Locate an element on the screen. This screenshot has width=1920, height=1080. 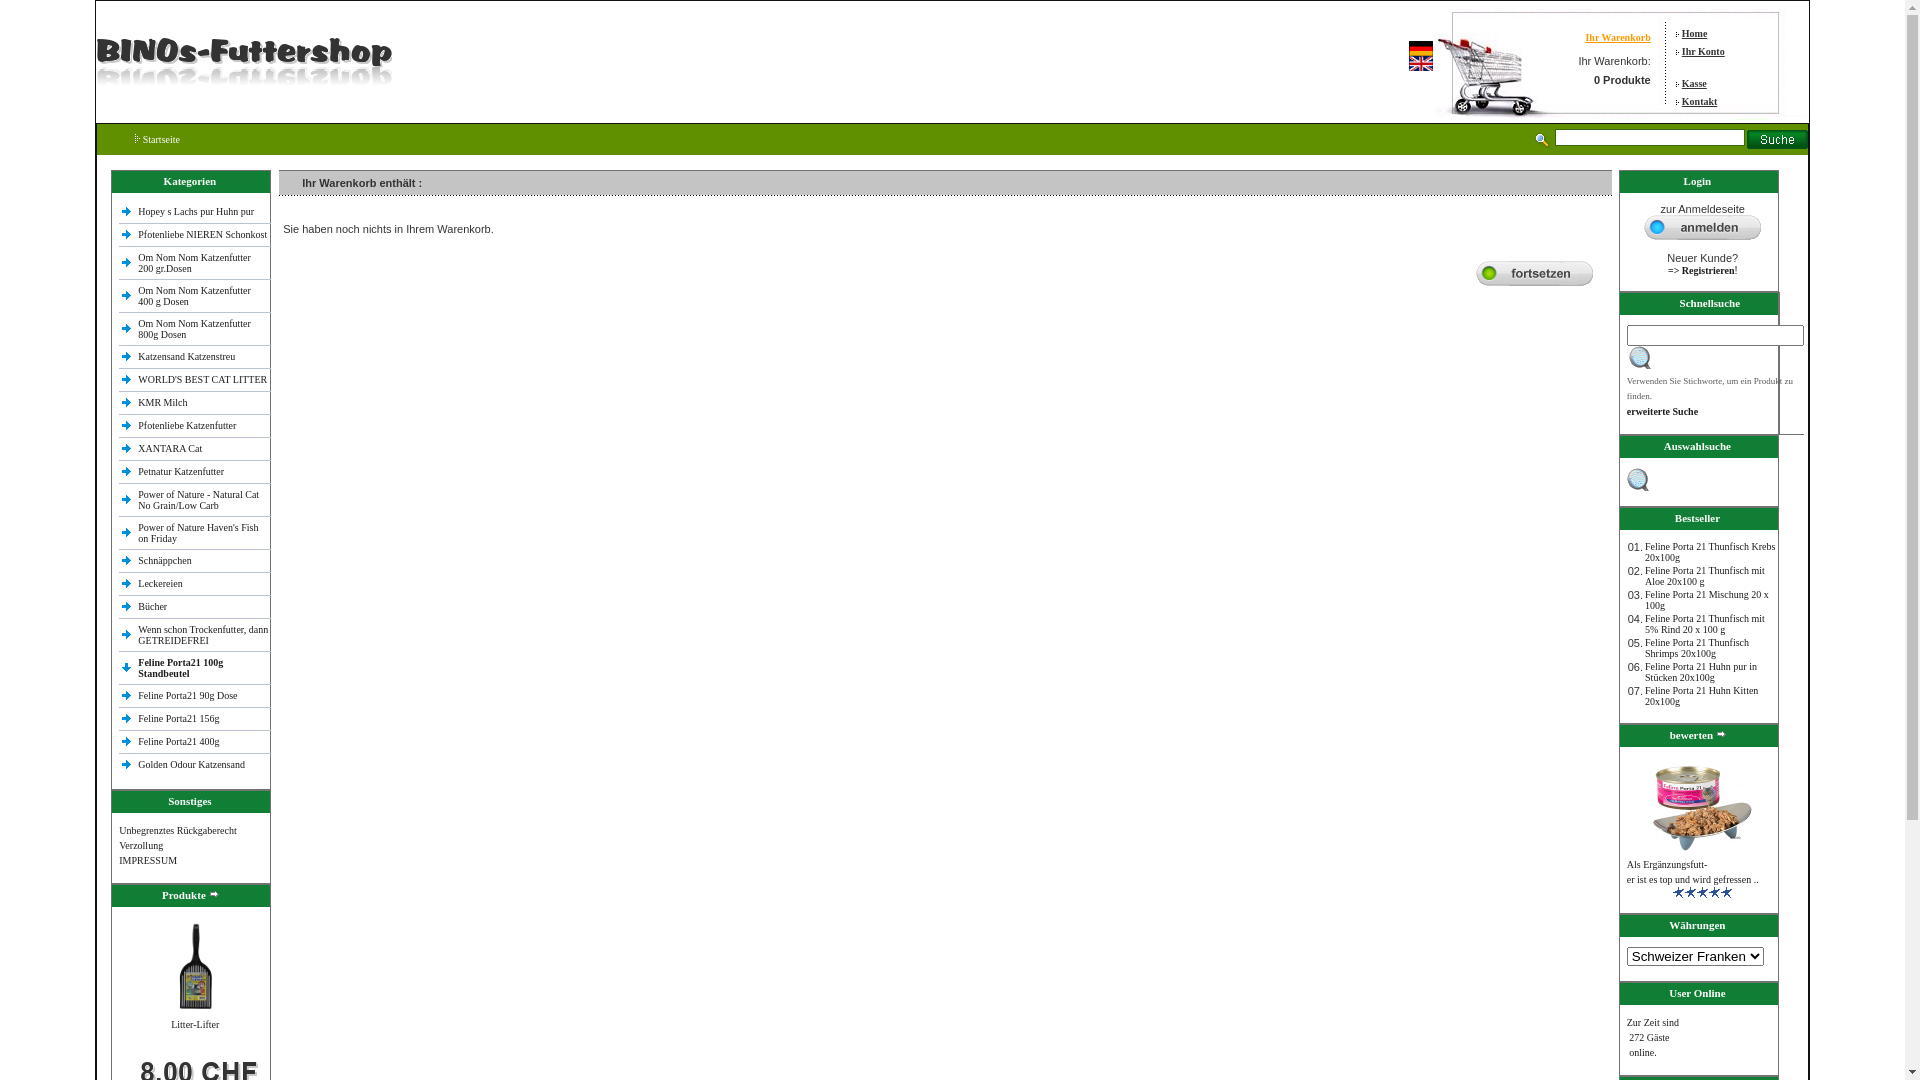
'Power of Nature - Natural Cat No Grain/Low Carb' is located at coordinates (198, 497).